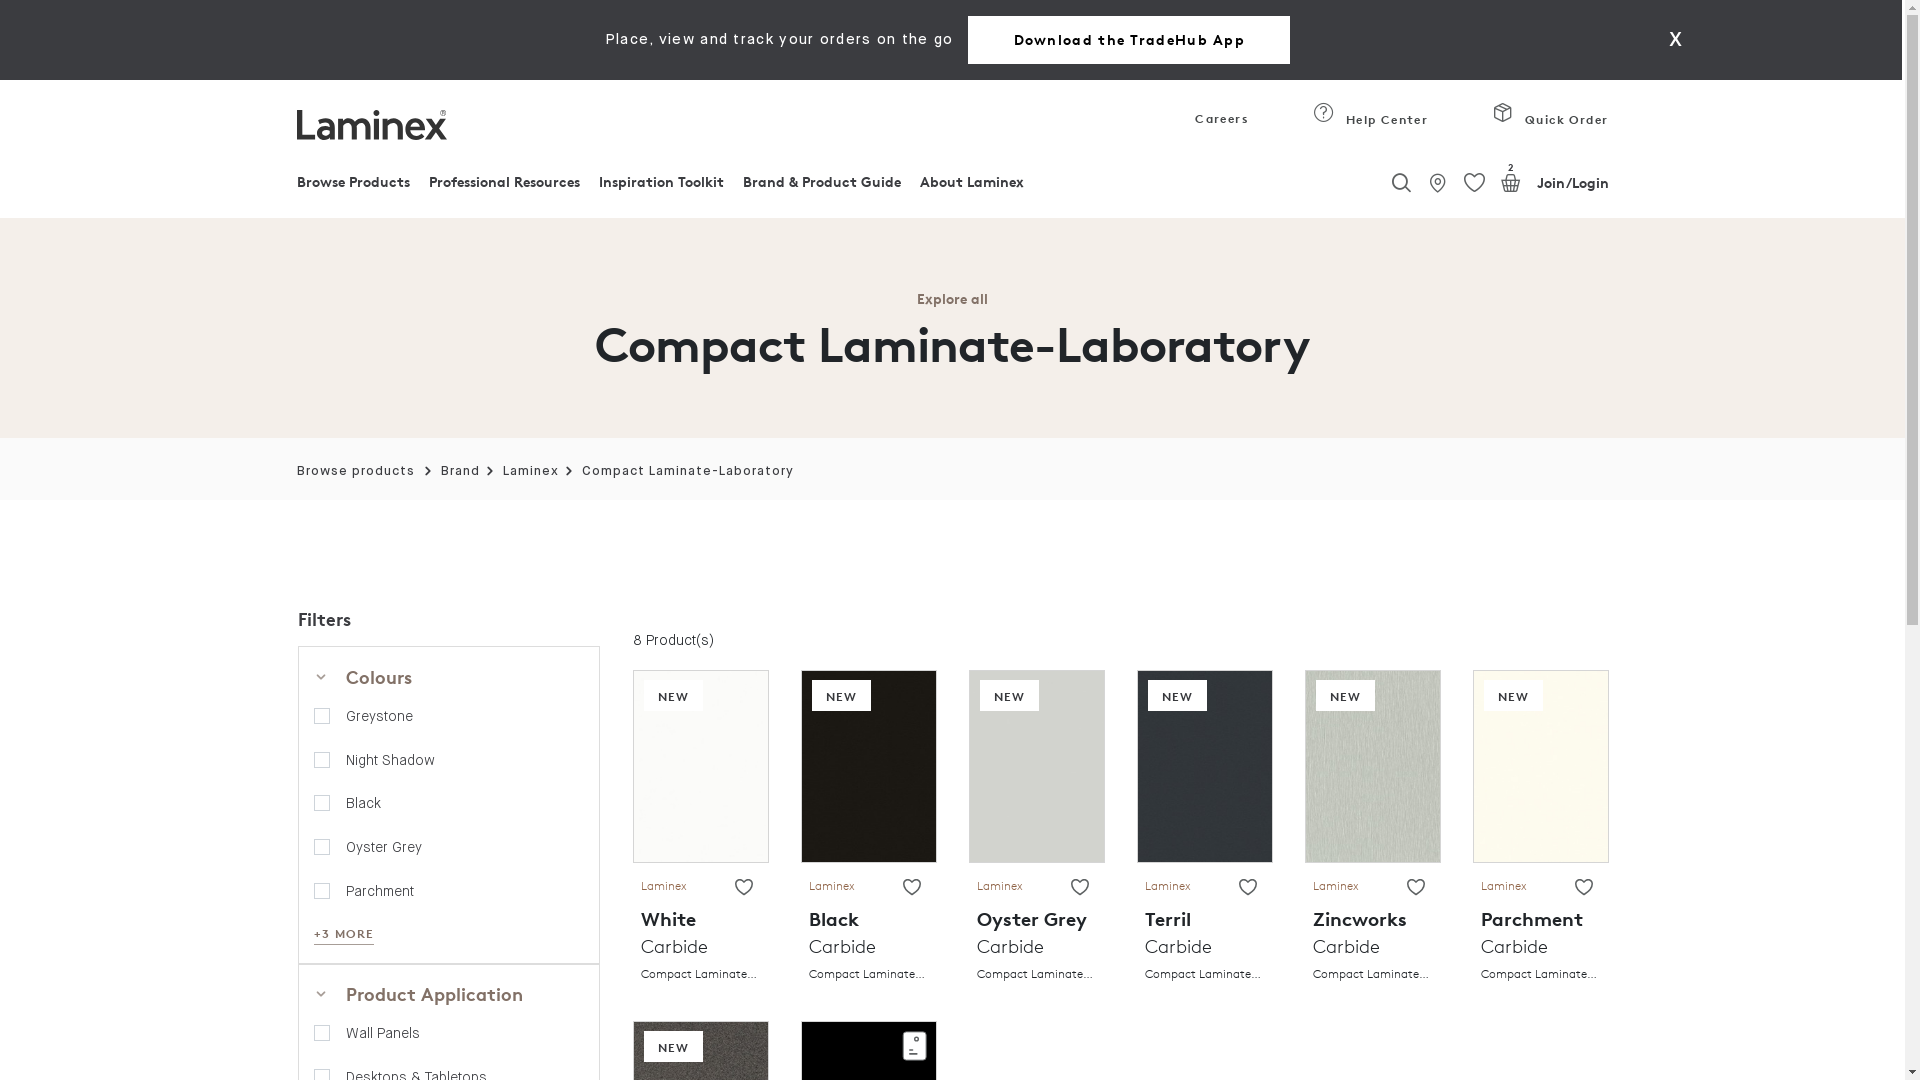  Describe the element at coordinates (370, 124) in the screenshot. I see `'Laminex logo'` at that location.